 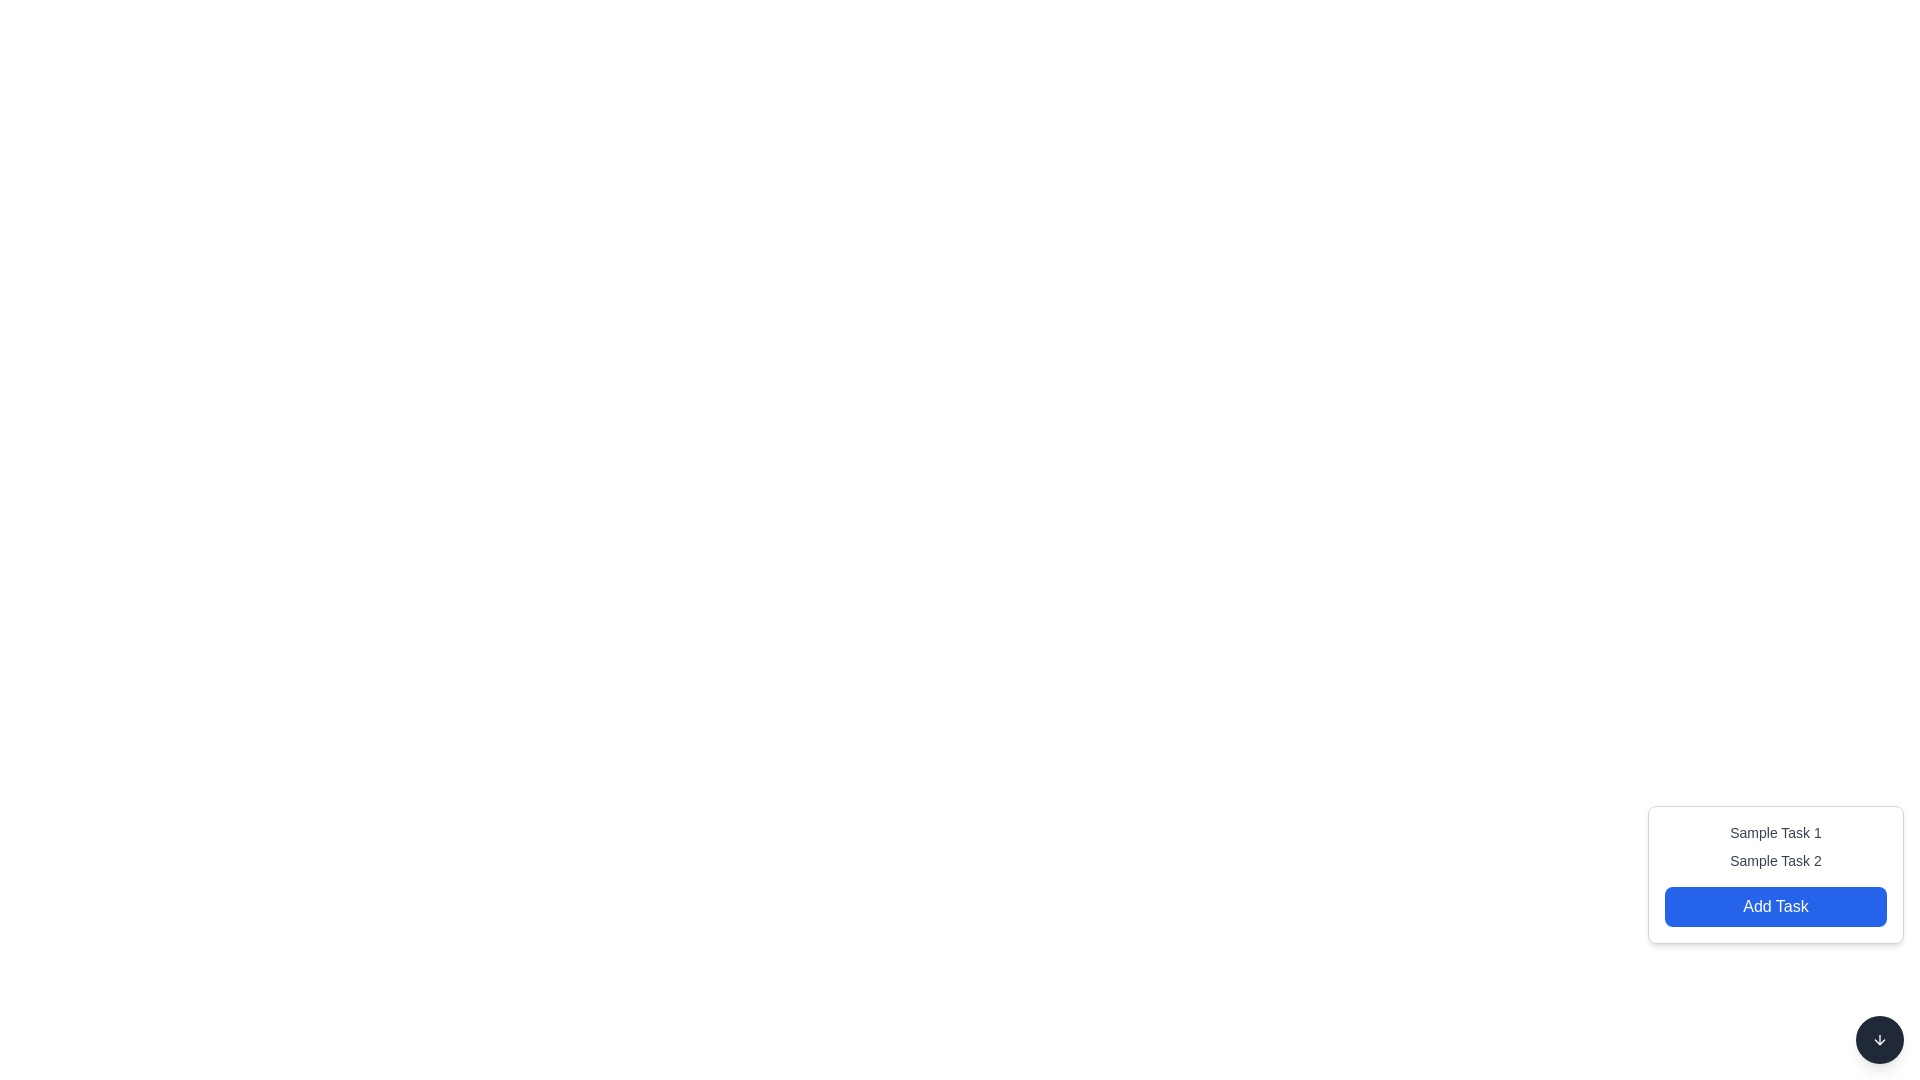 I want to click on the blue rectangular button with rounded corners labeled 'Add Task' to trigger the hover effect, so click(x=1776, y=906).